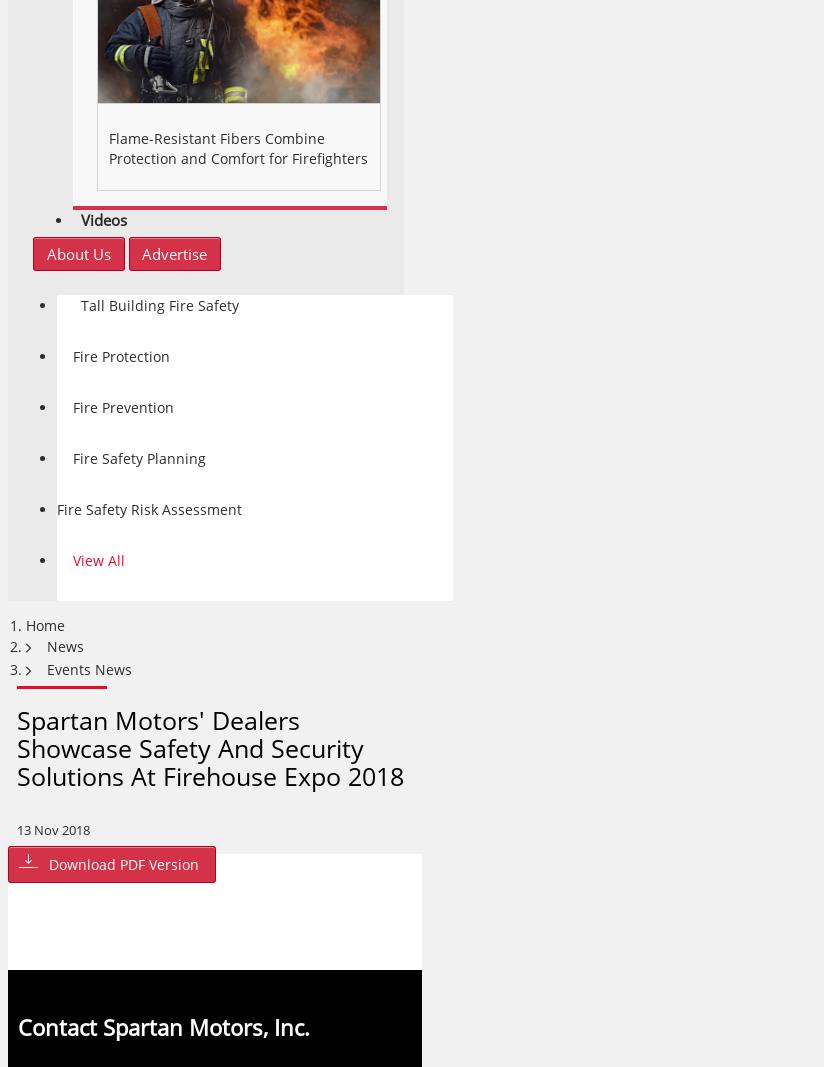 The image size is (824, 1067). What do you see at coordinates (159, 305) in the screenshot?
I see `'Tall Building Fire Safety'` at bounding box center [159, 305].